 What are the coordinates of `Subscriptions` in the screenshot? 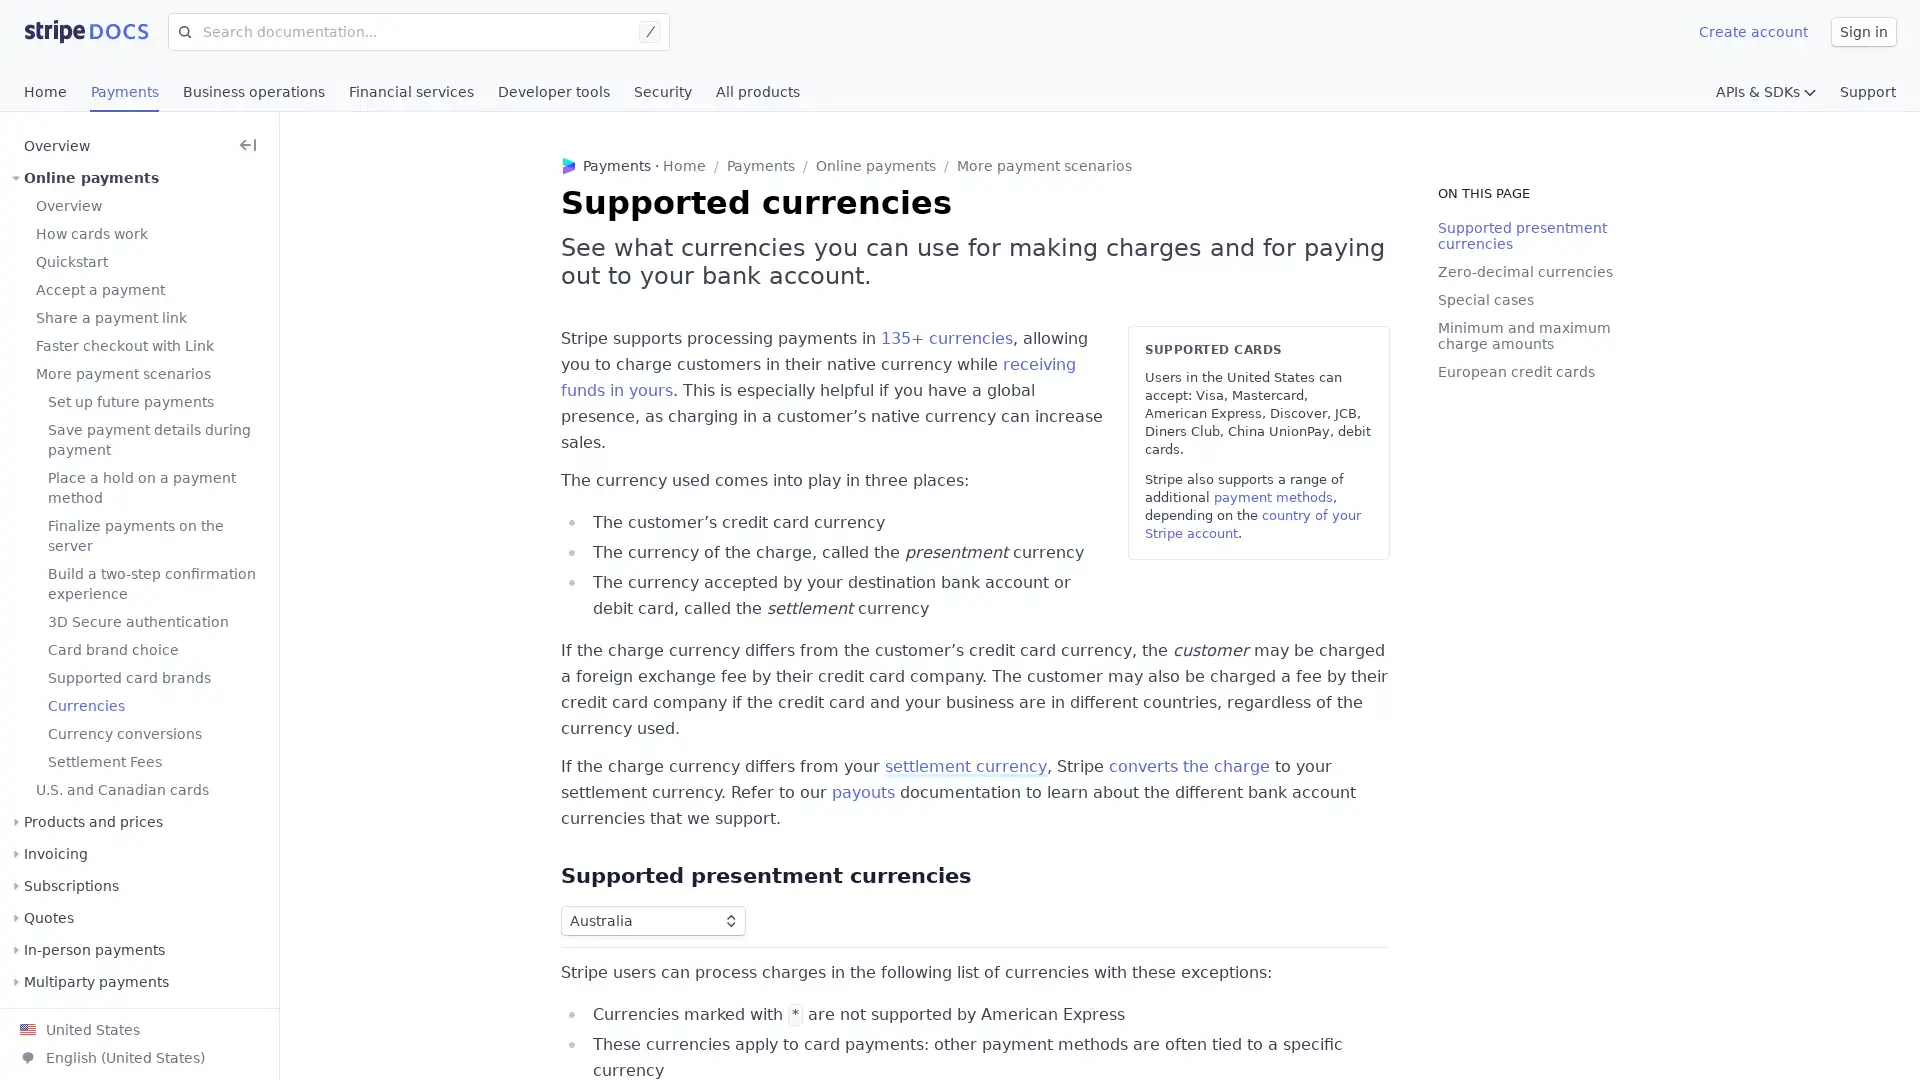 It's located at (71, 885).